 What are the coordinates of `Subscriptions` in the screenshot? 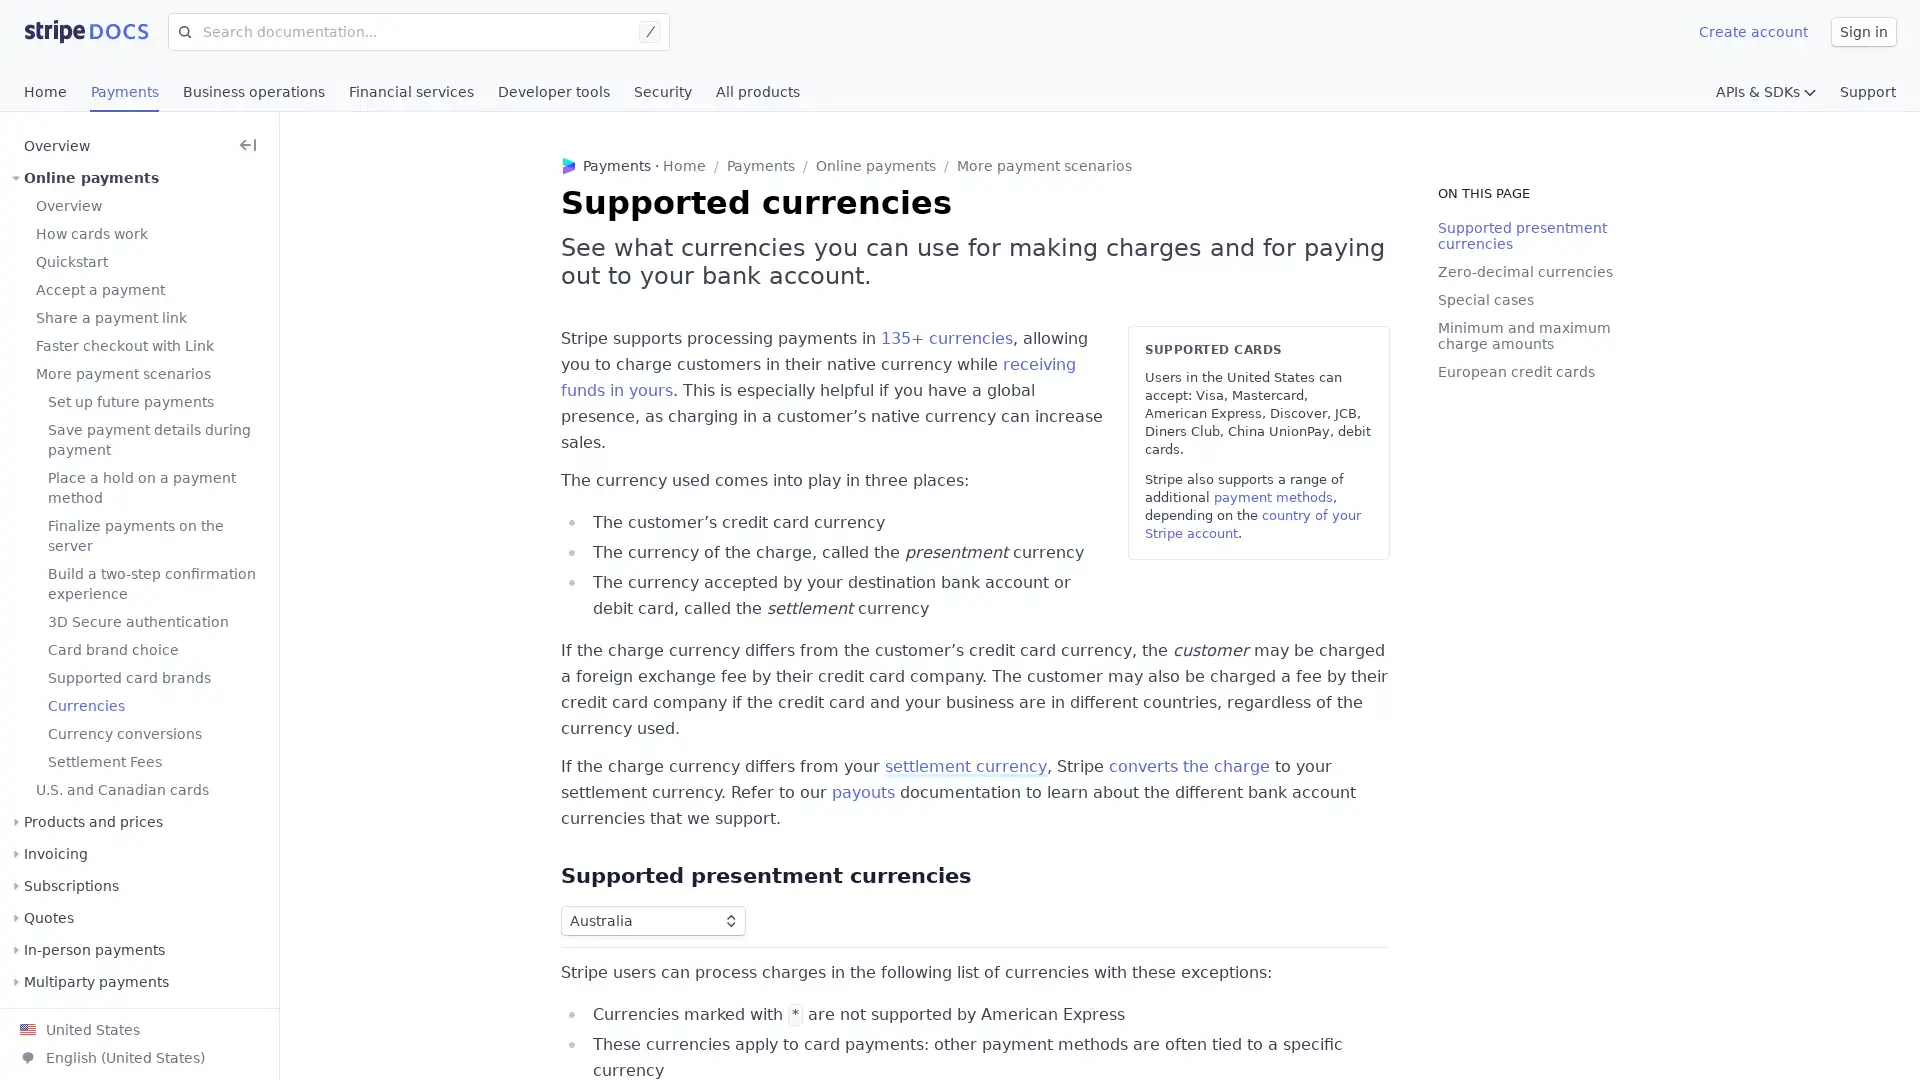 It's located at (71, 885).